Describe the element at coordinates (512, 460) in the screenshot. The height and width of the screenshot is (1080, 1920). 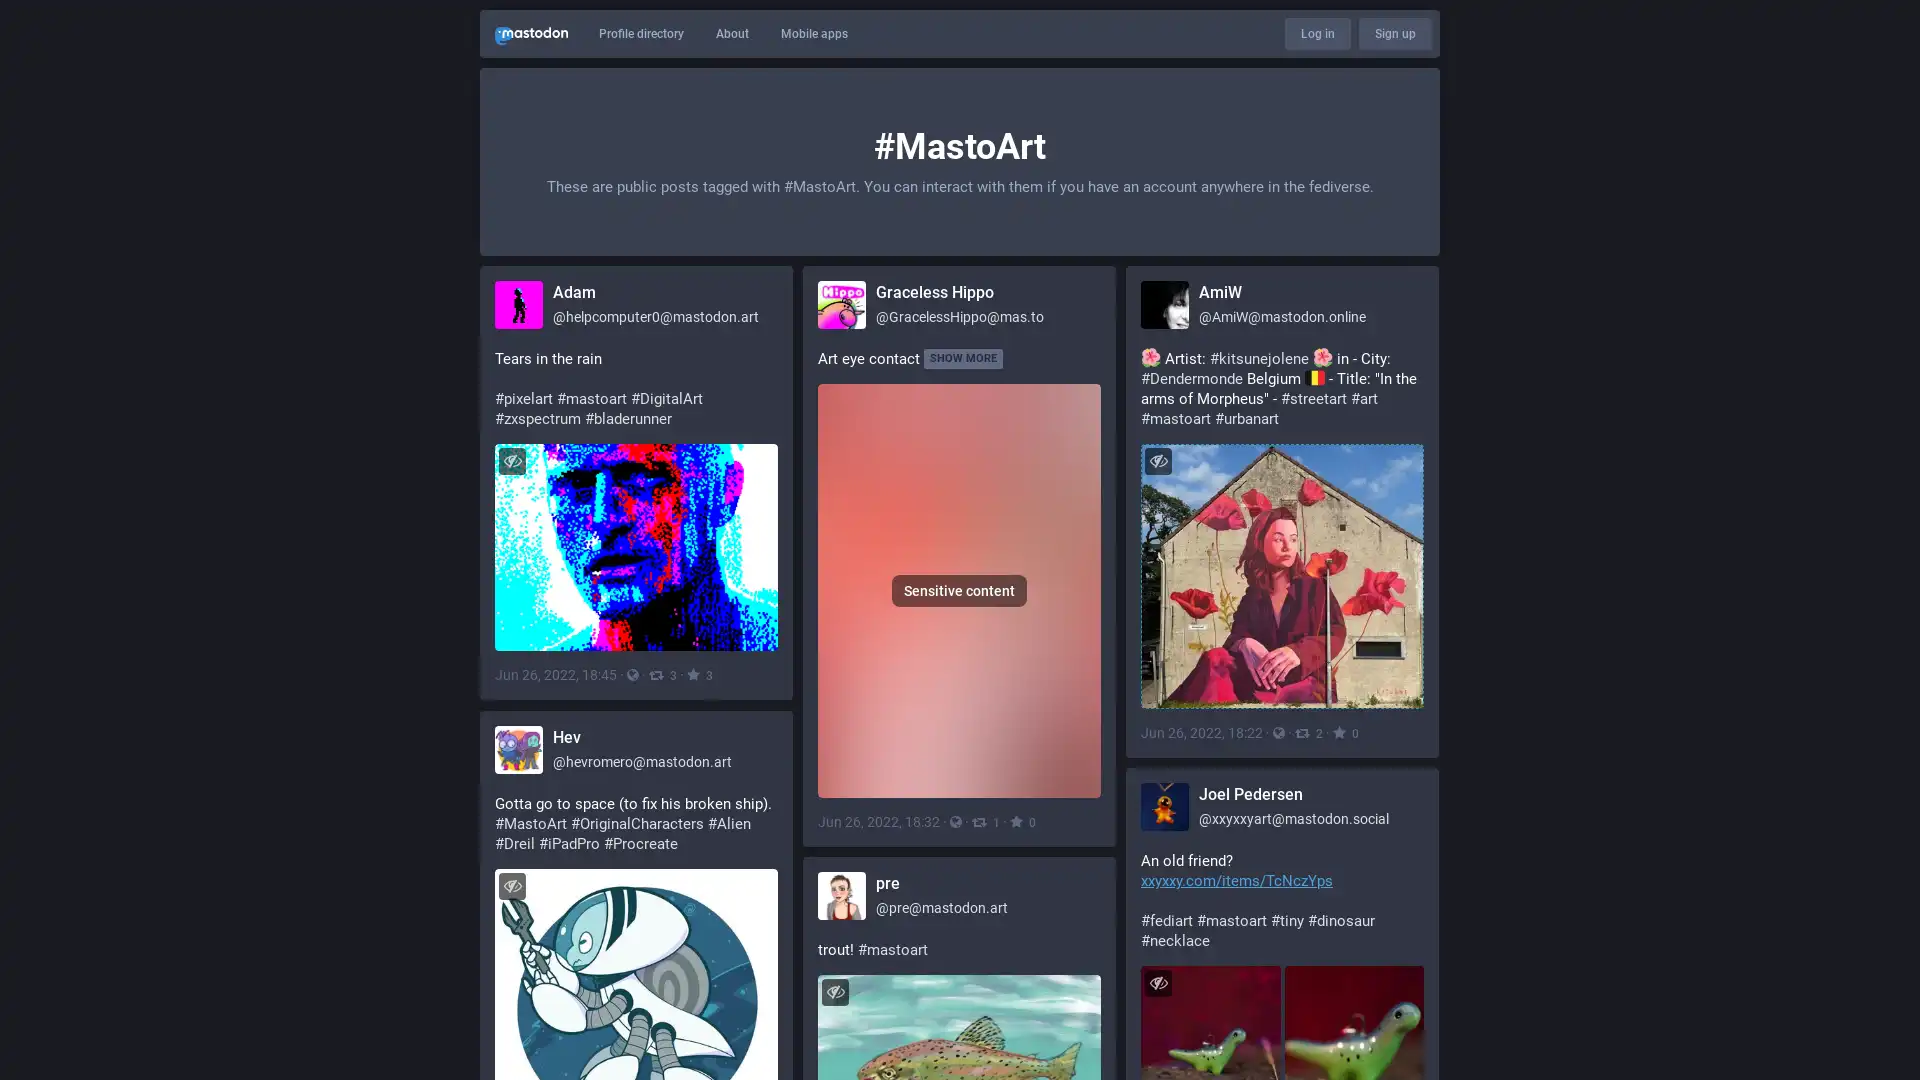
I see `Hide image` at that location.